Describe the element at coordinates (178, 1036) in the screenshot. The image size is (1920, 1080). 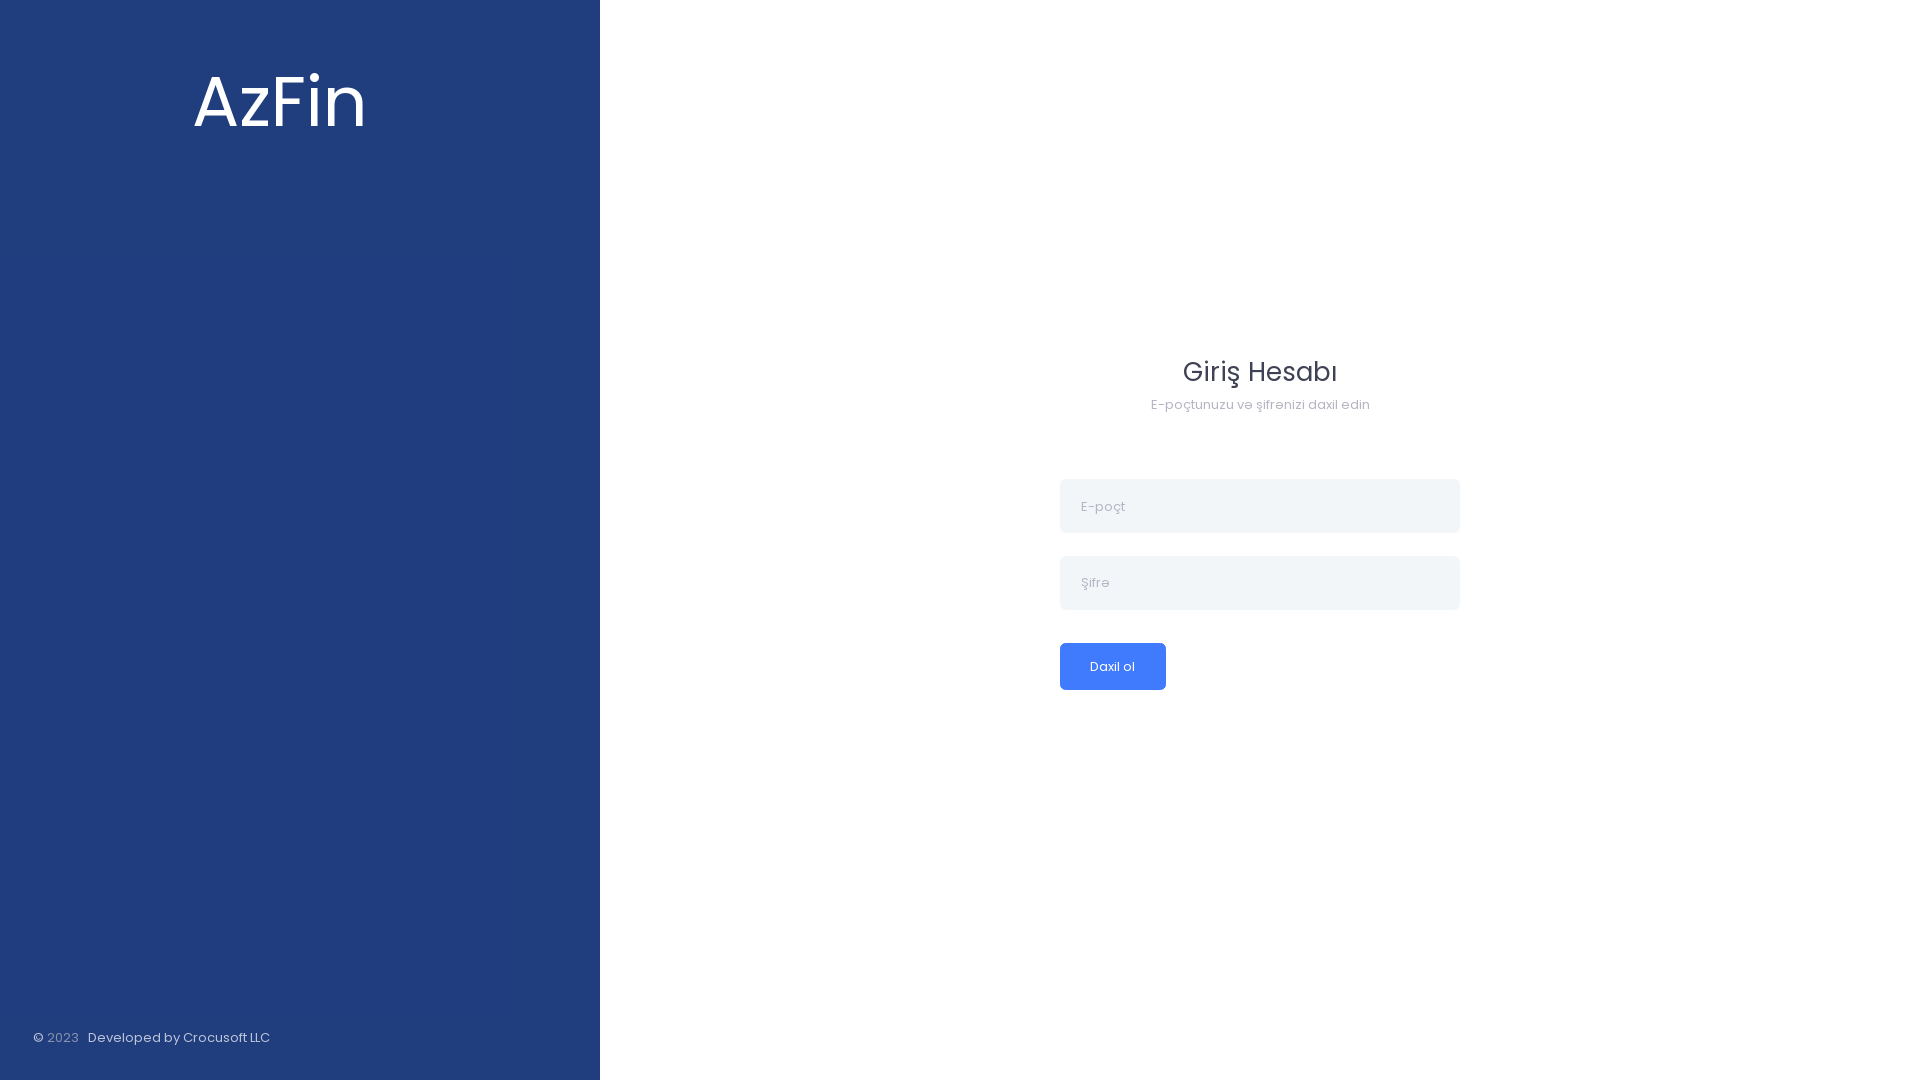
I see `'Developed by Crocusoft LLC'` at that location.